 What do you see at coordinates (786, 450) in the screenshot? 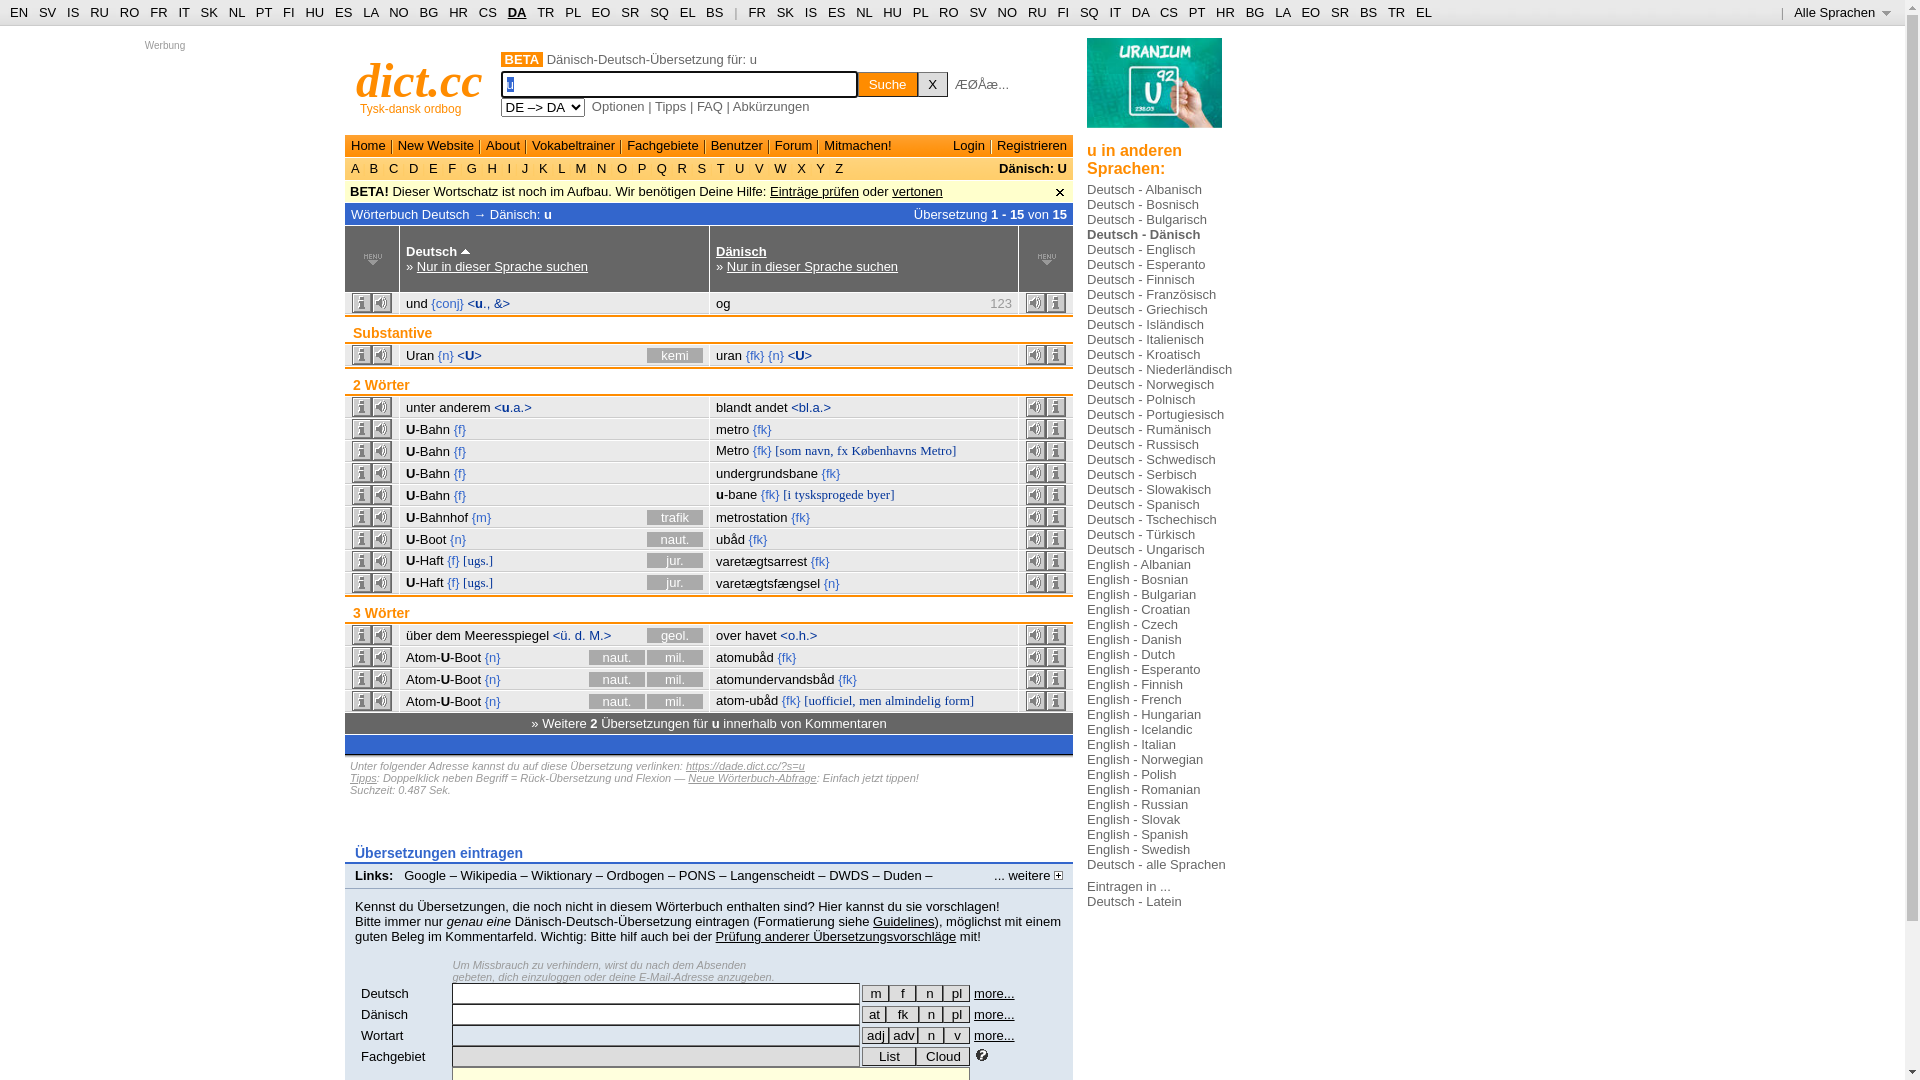
I see `'[som'` at bounding box center [786, 450].